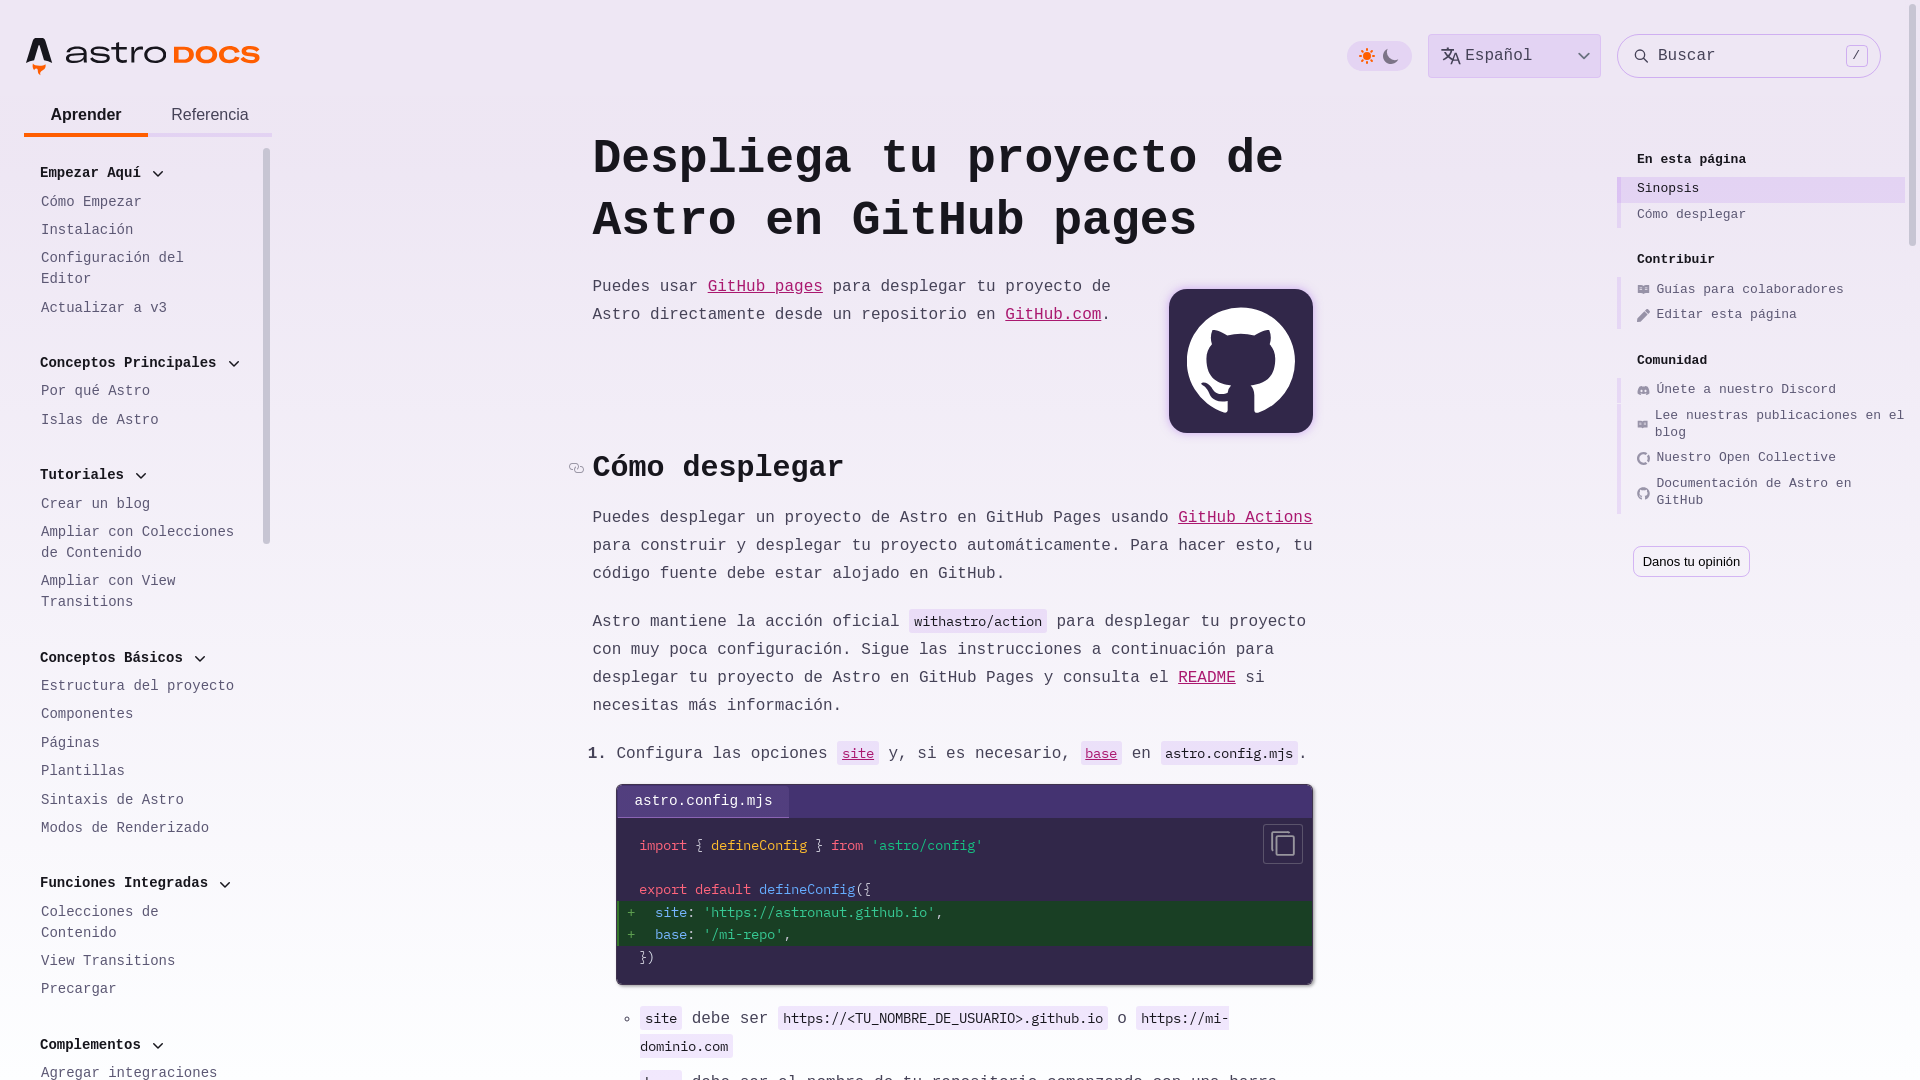  I want to click on 'Ampliar con View Transitions', so click(24, 590).